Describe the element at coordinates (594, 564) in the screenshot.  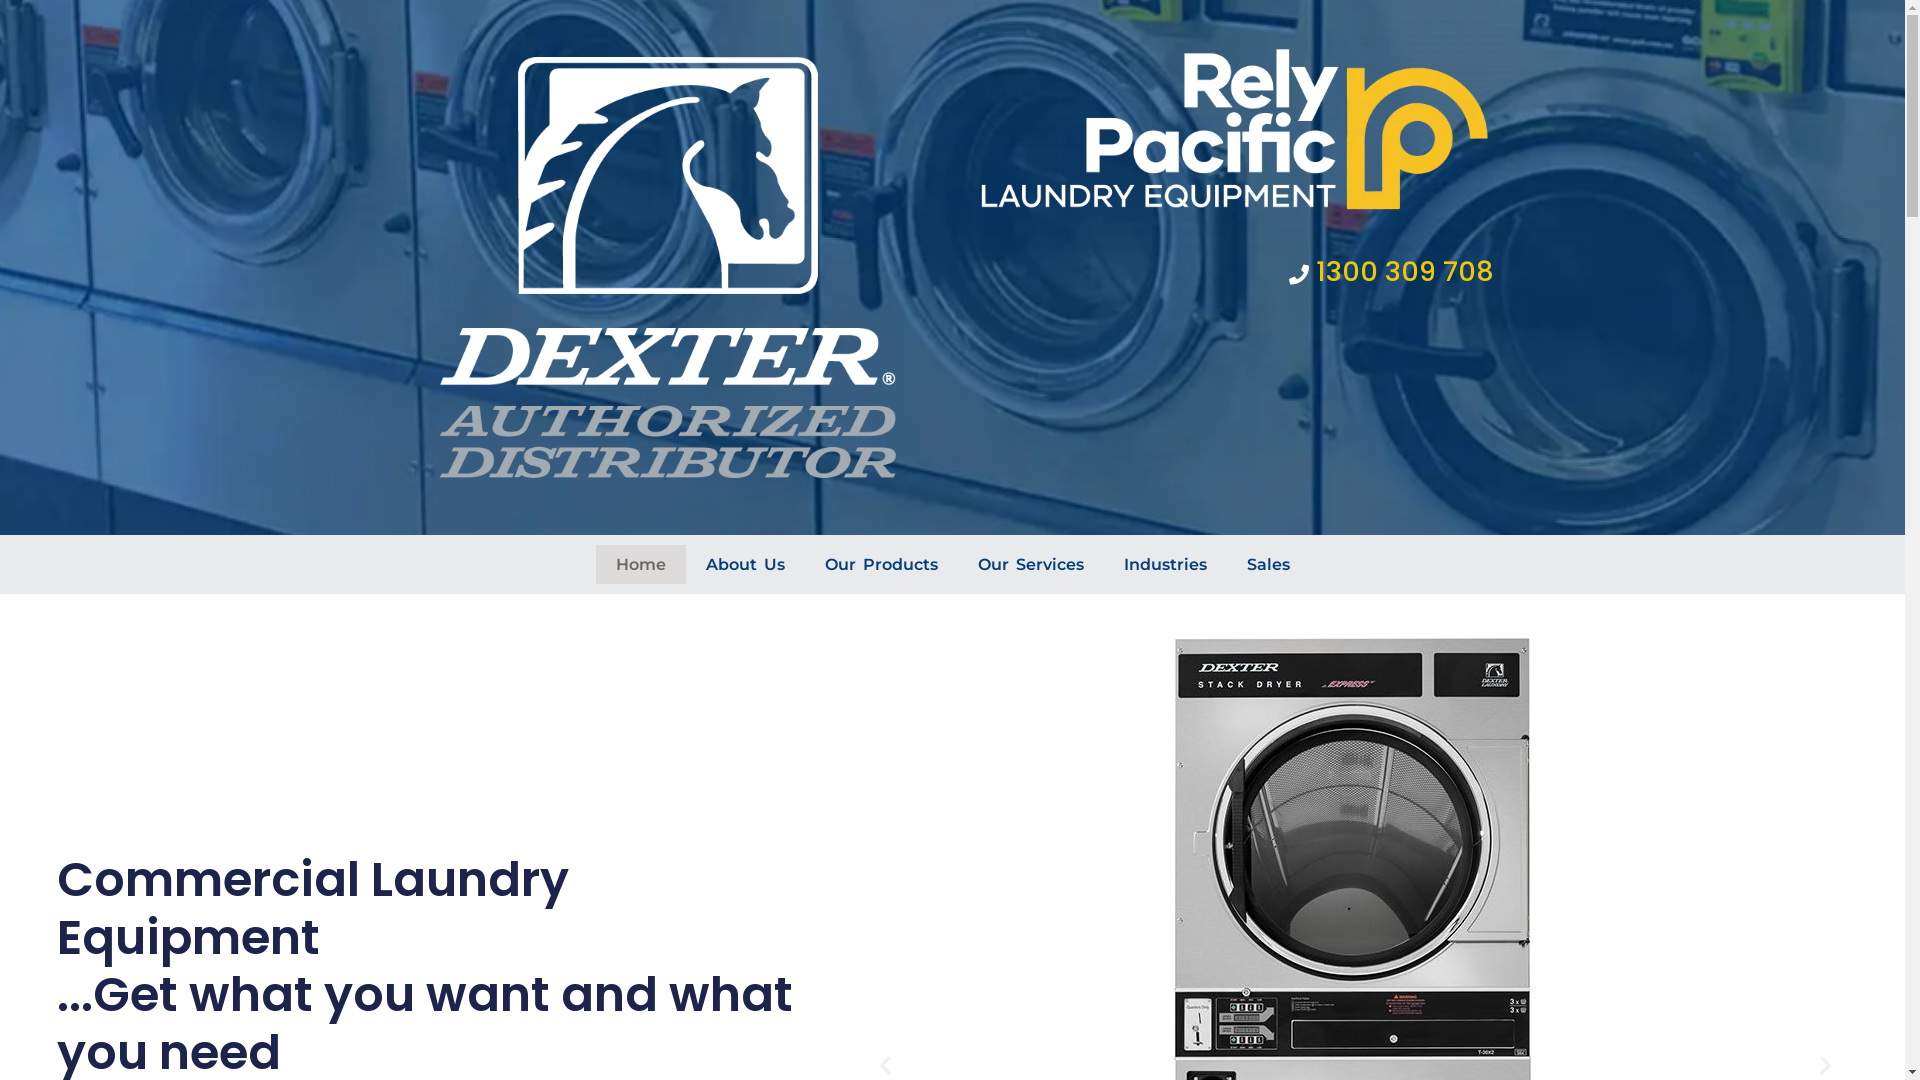
I see `'Home'` at that location.